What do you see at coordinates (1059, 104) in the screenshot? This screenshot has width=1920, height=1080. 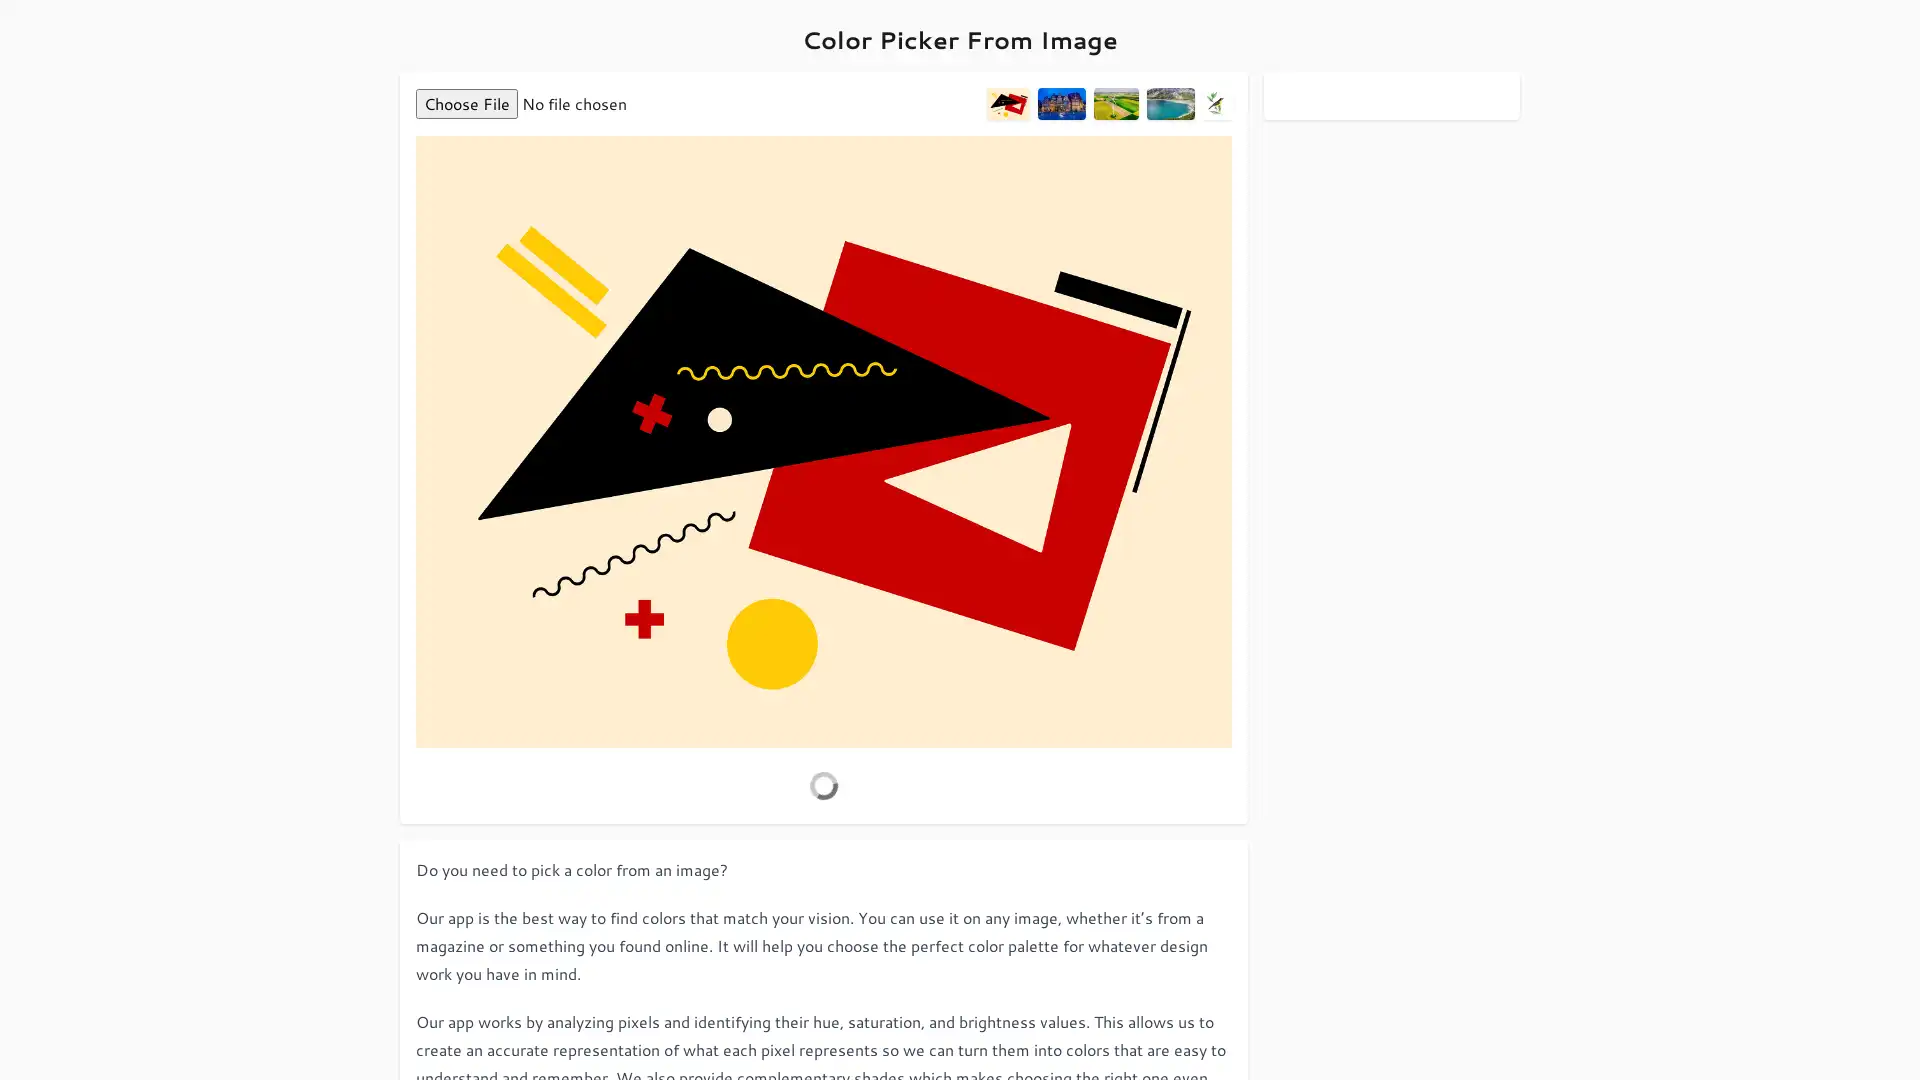 I see `example image` at bounding box center [1059, 104].